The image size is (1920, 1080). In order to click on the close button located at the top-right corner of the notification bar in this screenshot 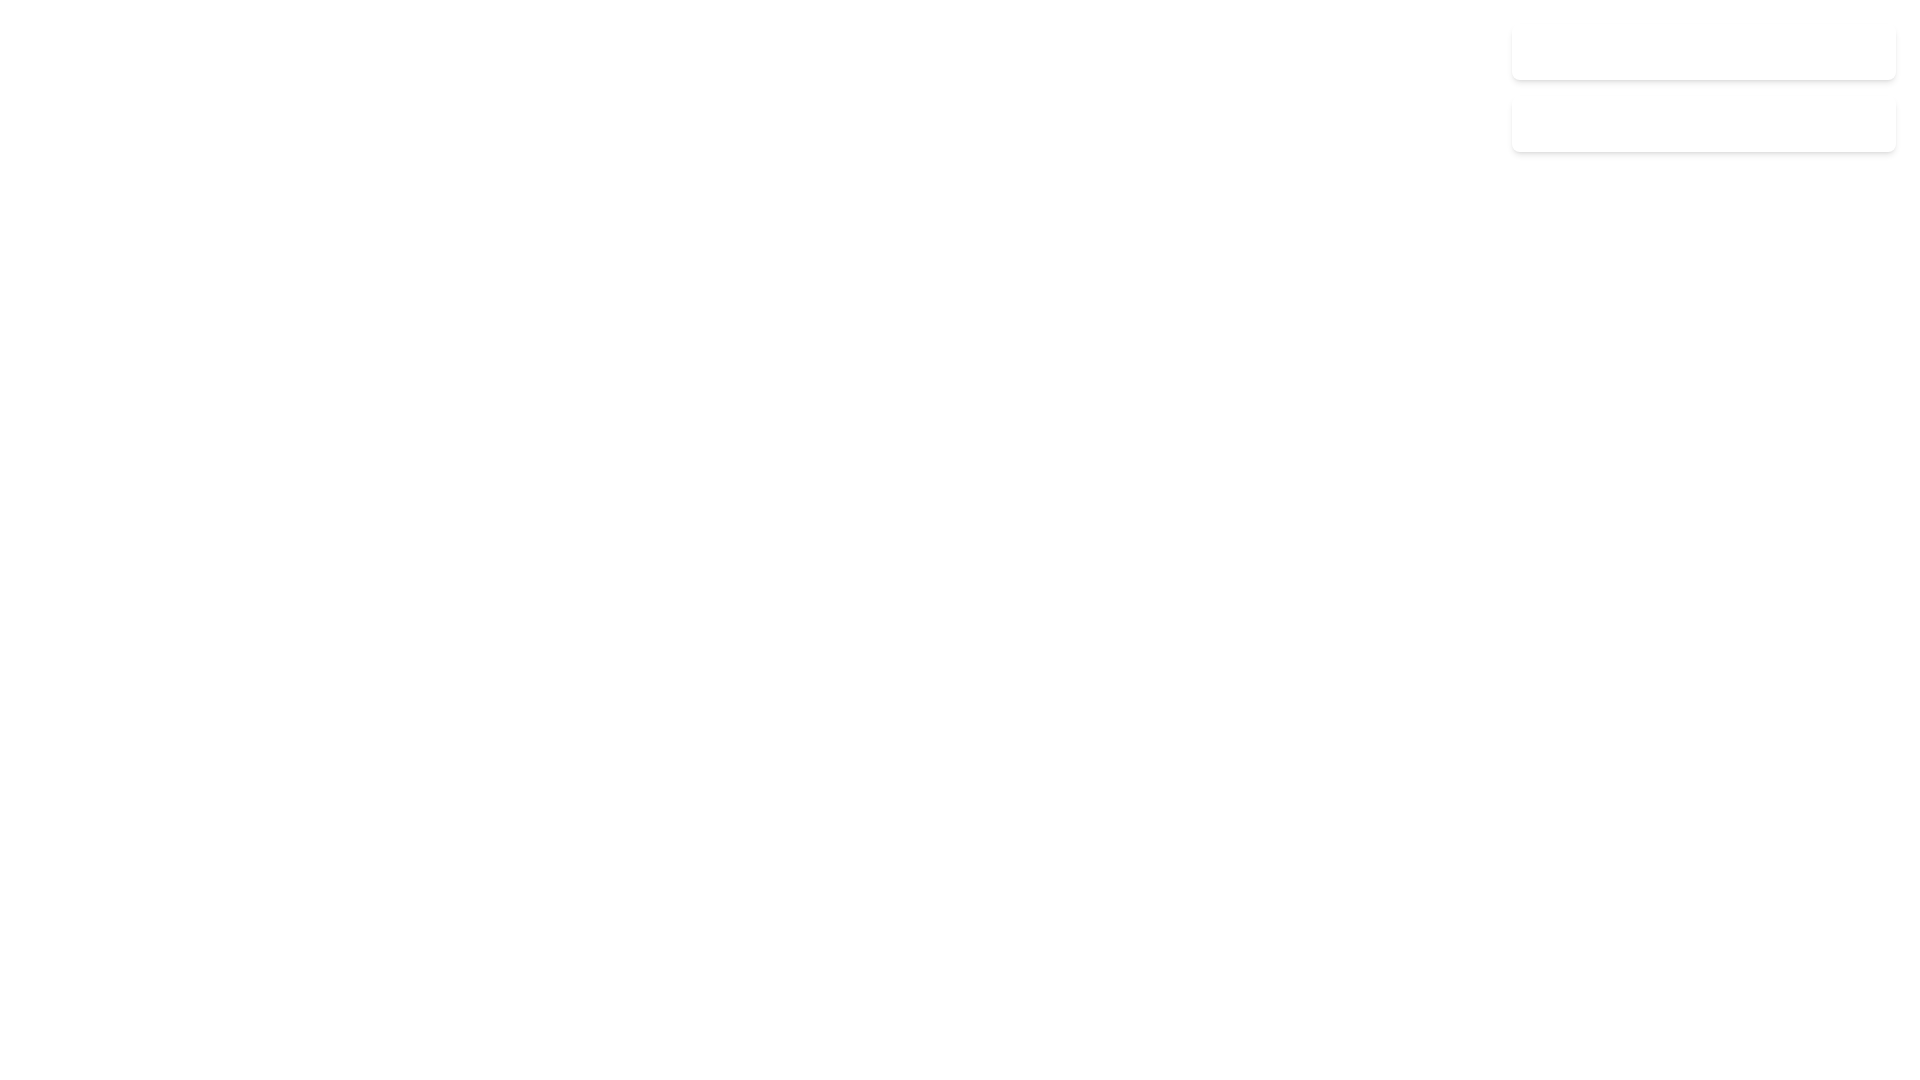, I will do `click(1869, 50)`.